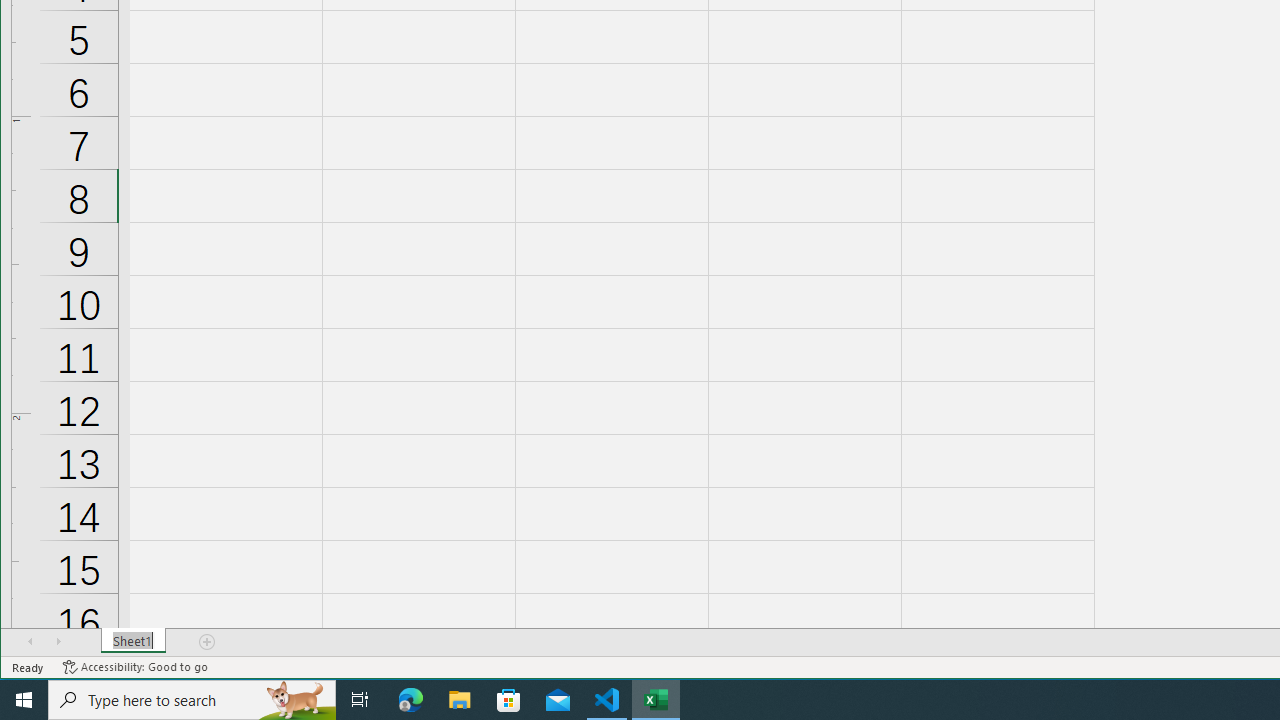  Describe the element at coordinates (208, 641) in the screenshot. I see `'Add Sheet'` at that location.